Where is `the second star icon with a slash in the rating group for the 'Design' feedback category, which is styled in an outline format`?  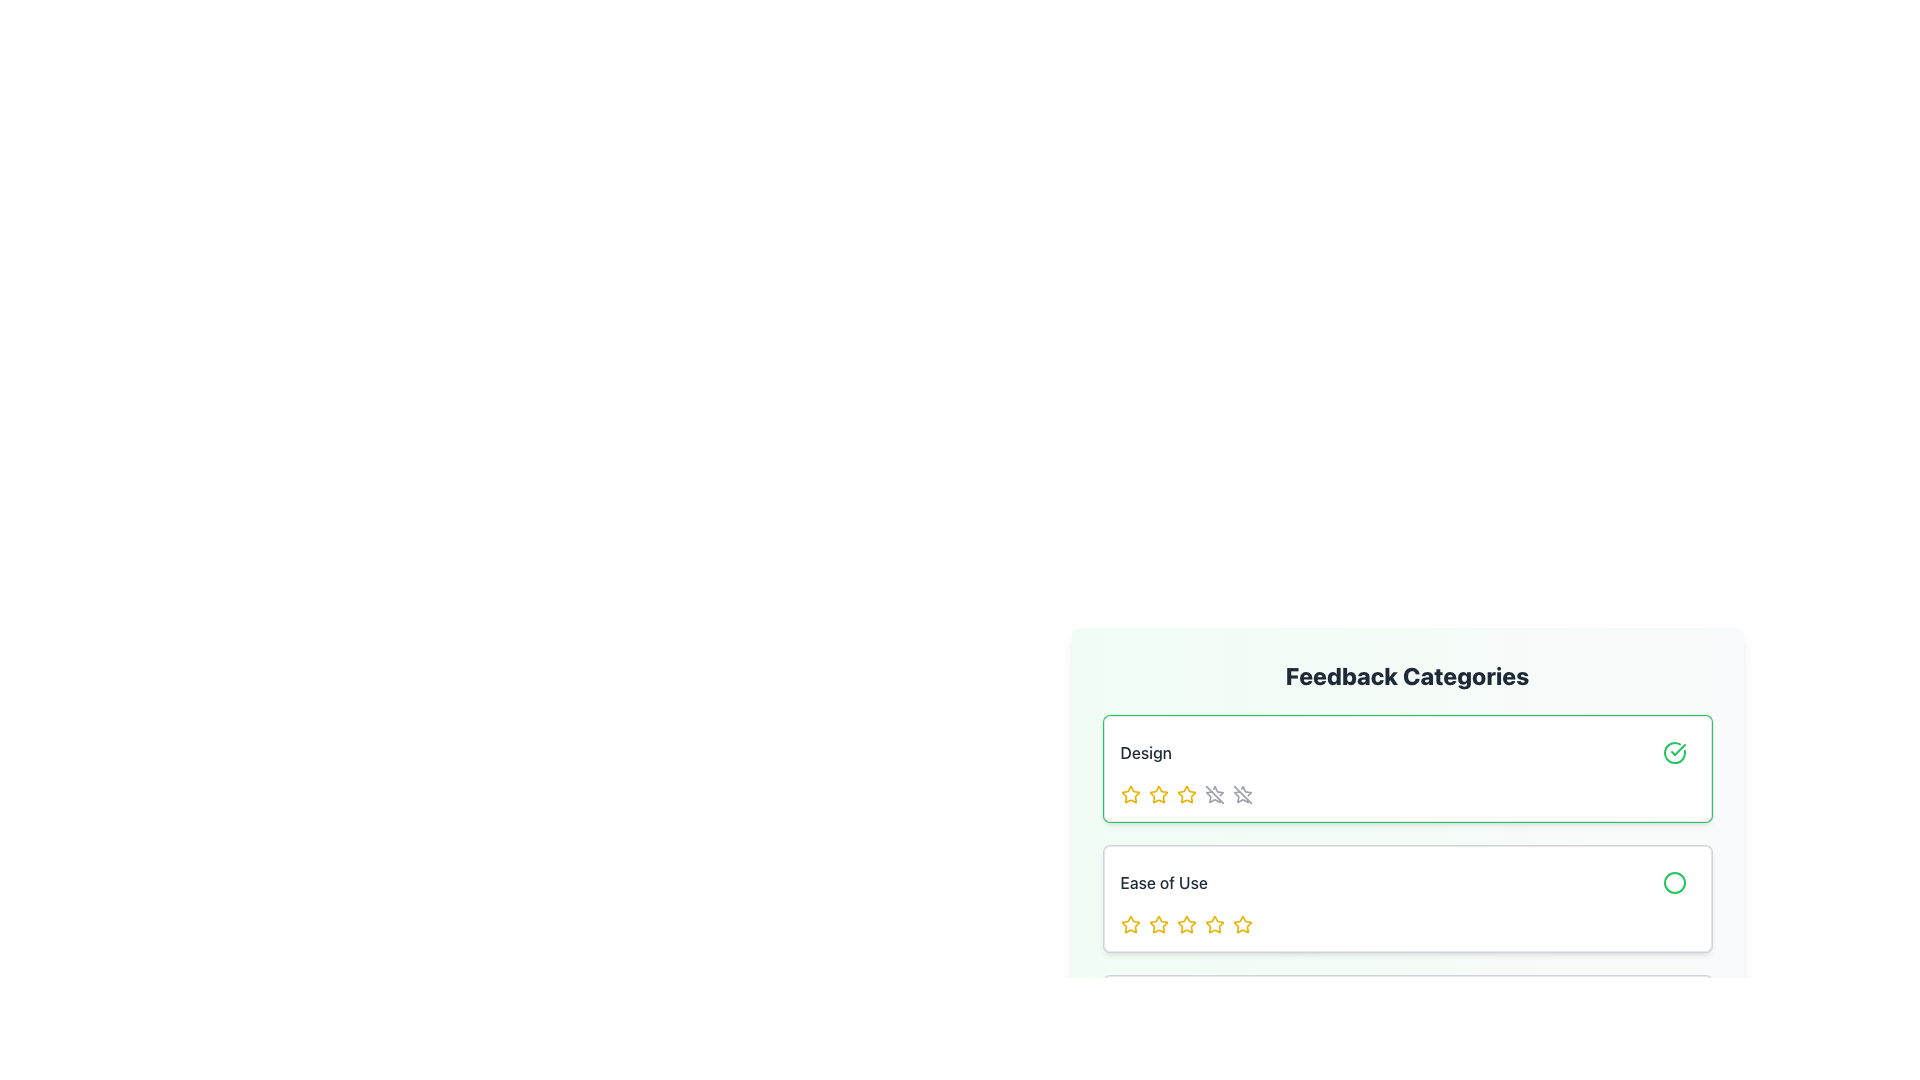 the second star icon with a slash in the rating group for the 'Design' feedback category, which is styled in an outline format is located at coordinates (1211, 796).